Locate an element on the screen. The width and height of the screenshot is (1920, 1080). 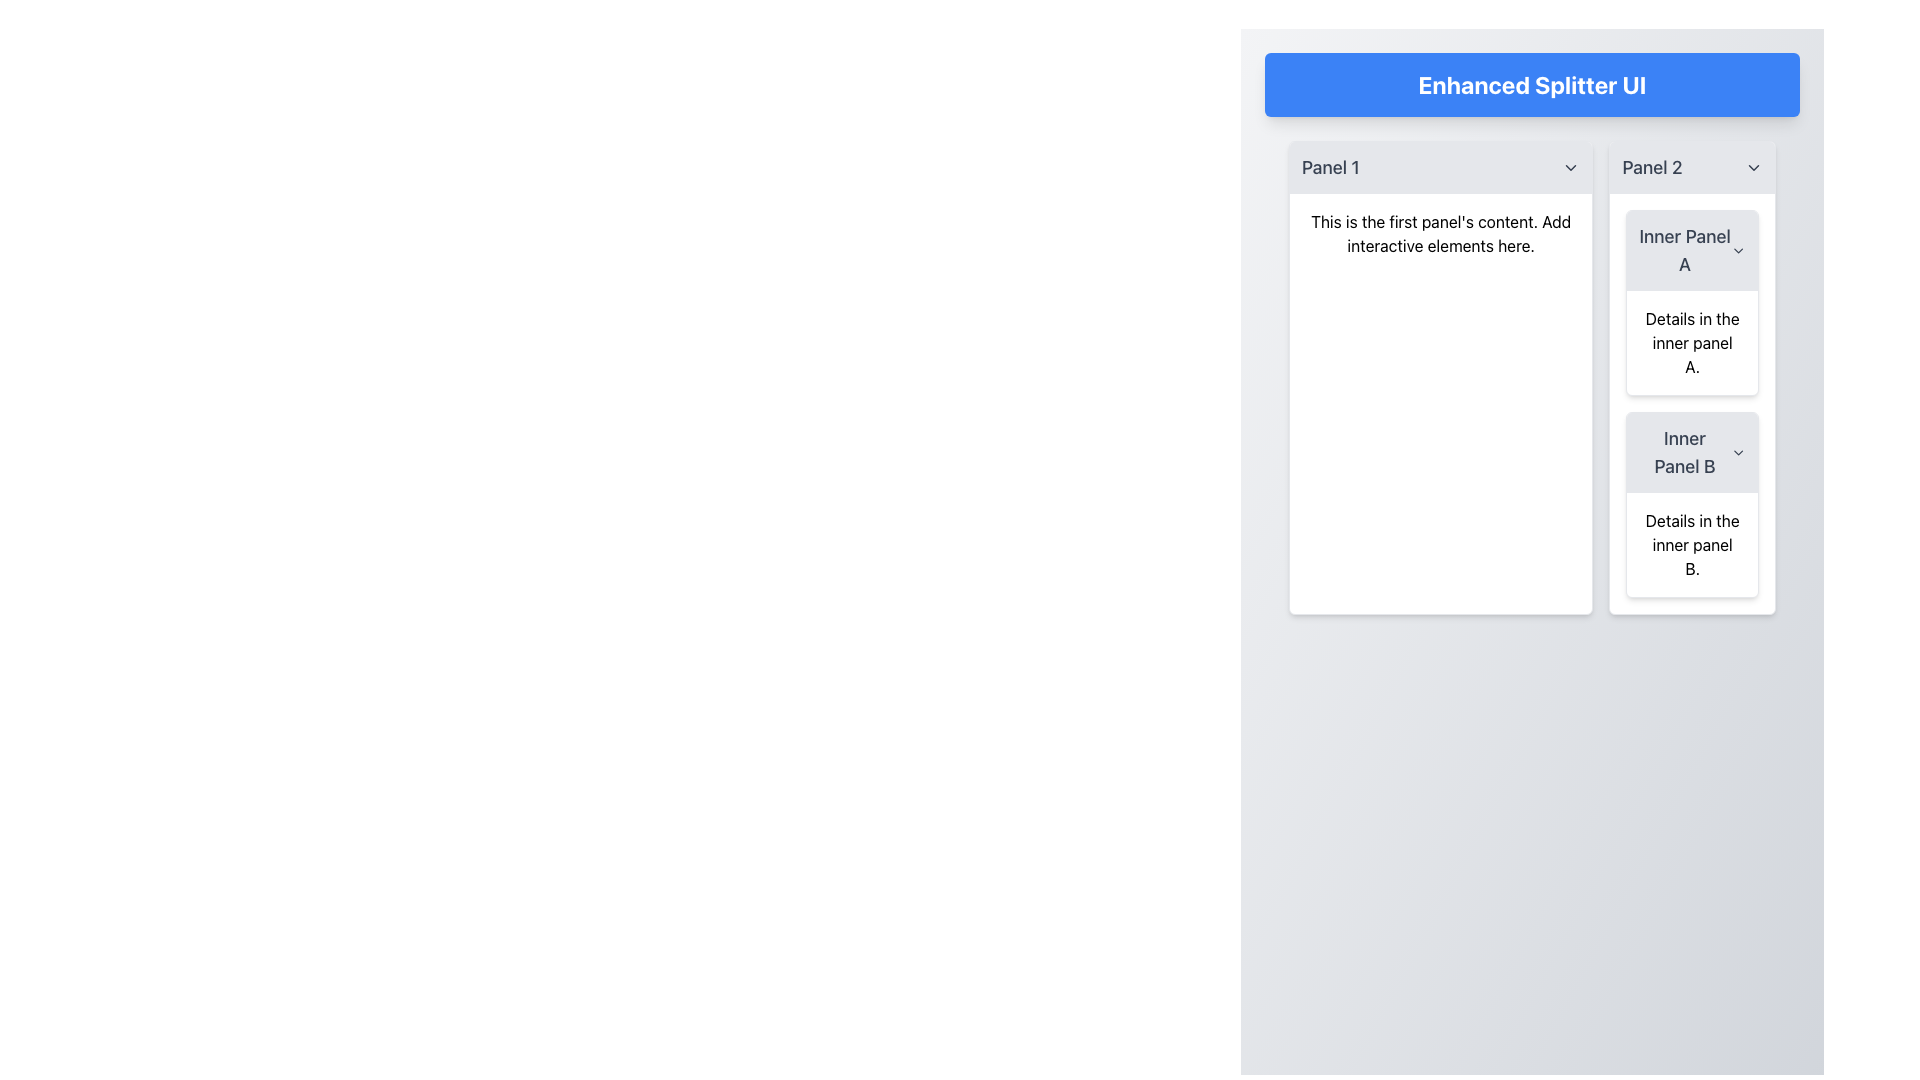
the Collapsible Panel Header for 'Details is located at coordinates (1691, 249).